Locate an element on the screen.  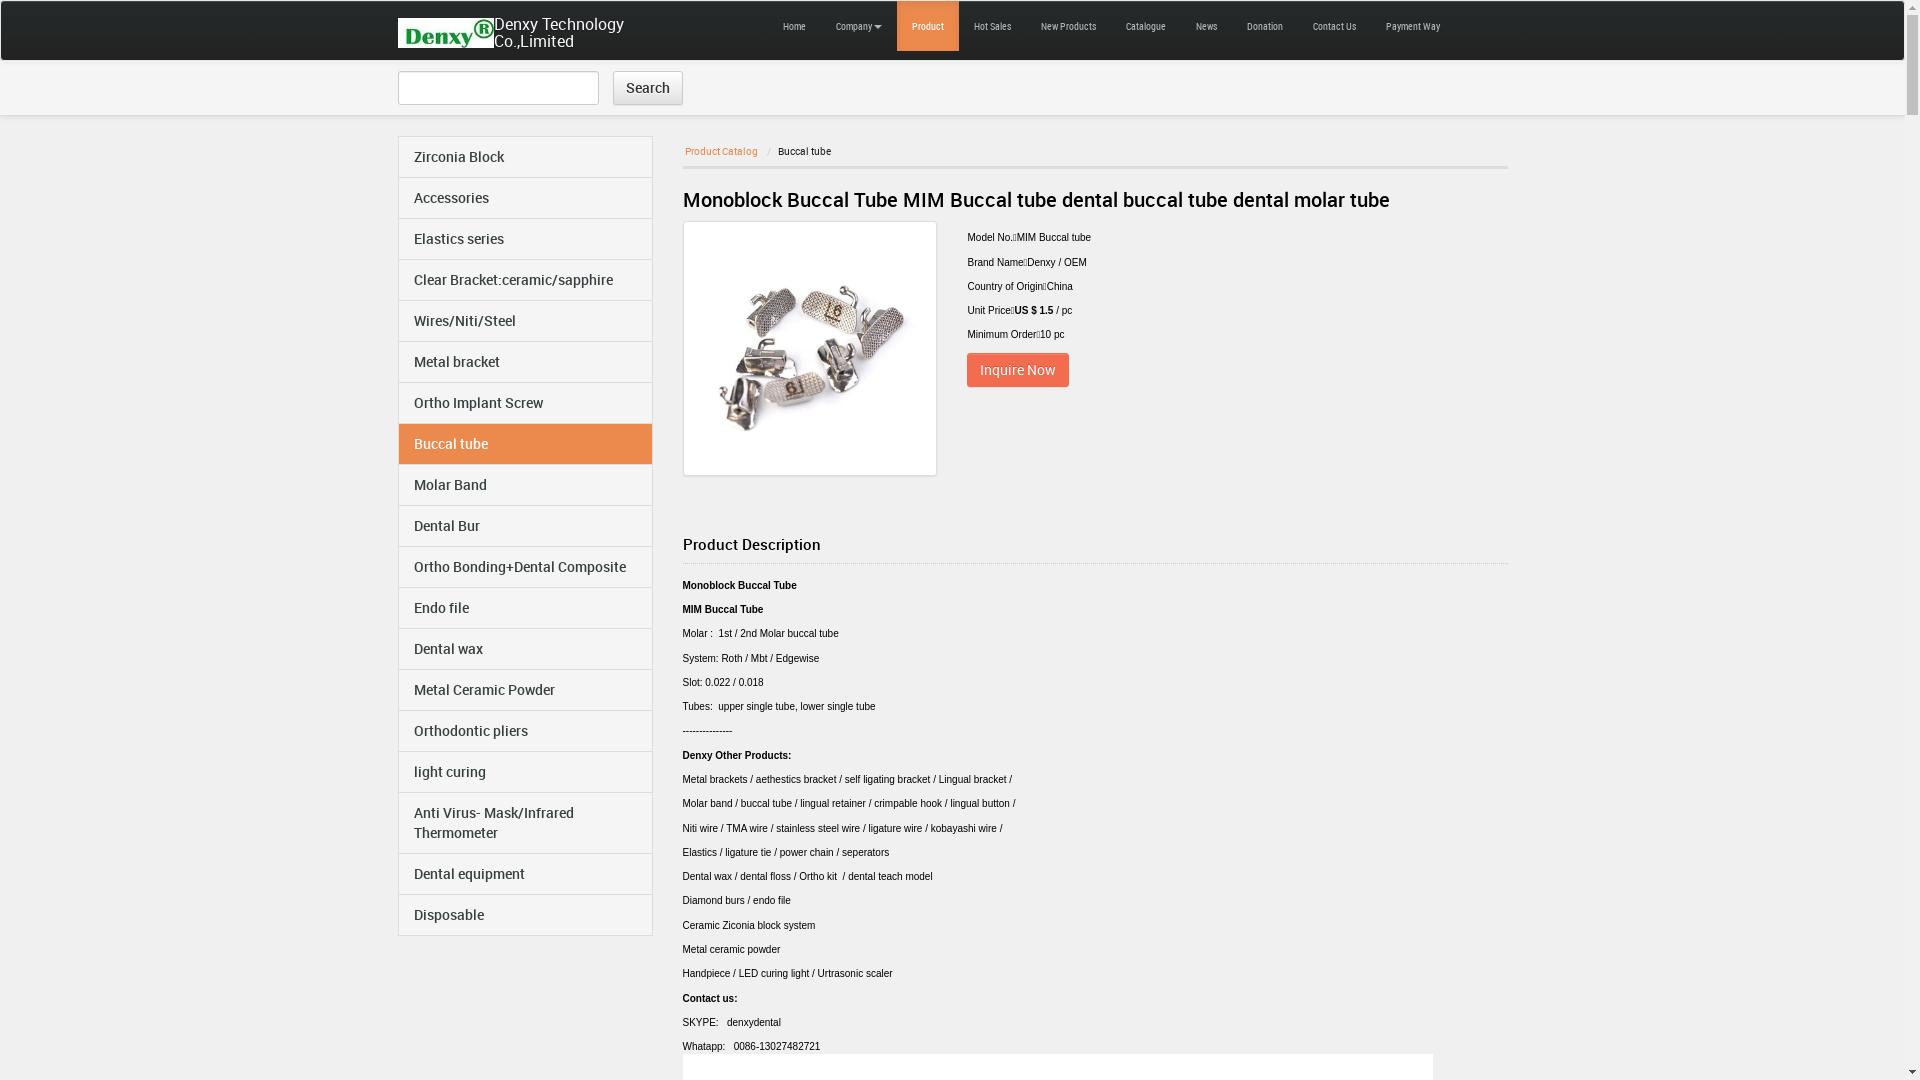
'Orthodontic pliers' is located at coordinates (524, 731).